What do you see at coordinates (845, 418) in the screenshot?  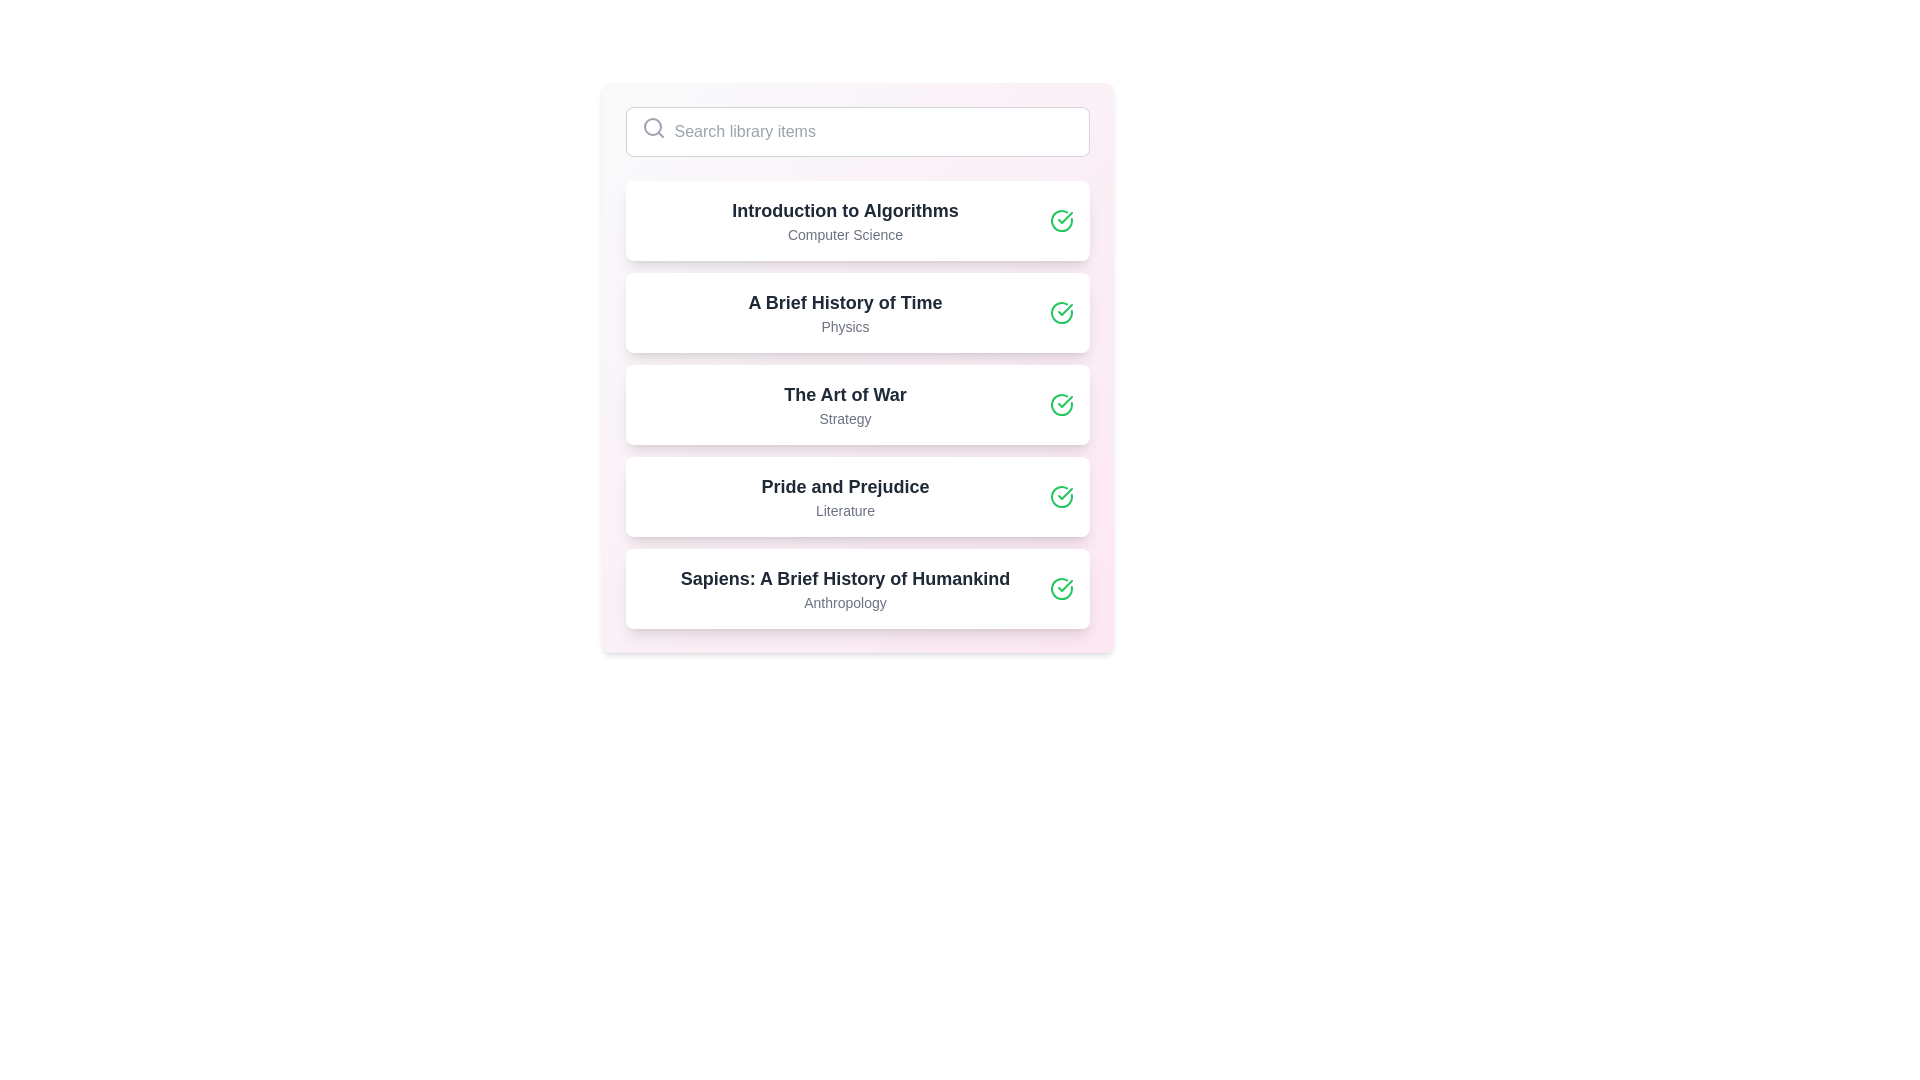 I see `the text label displaying the word 'Strategy', which is styled in a small gray font and positioned below the title 'The Art of War'` at bounding box center [845, 418].